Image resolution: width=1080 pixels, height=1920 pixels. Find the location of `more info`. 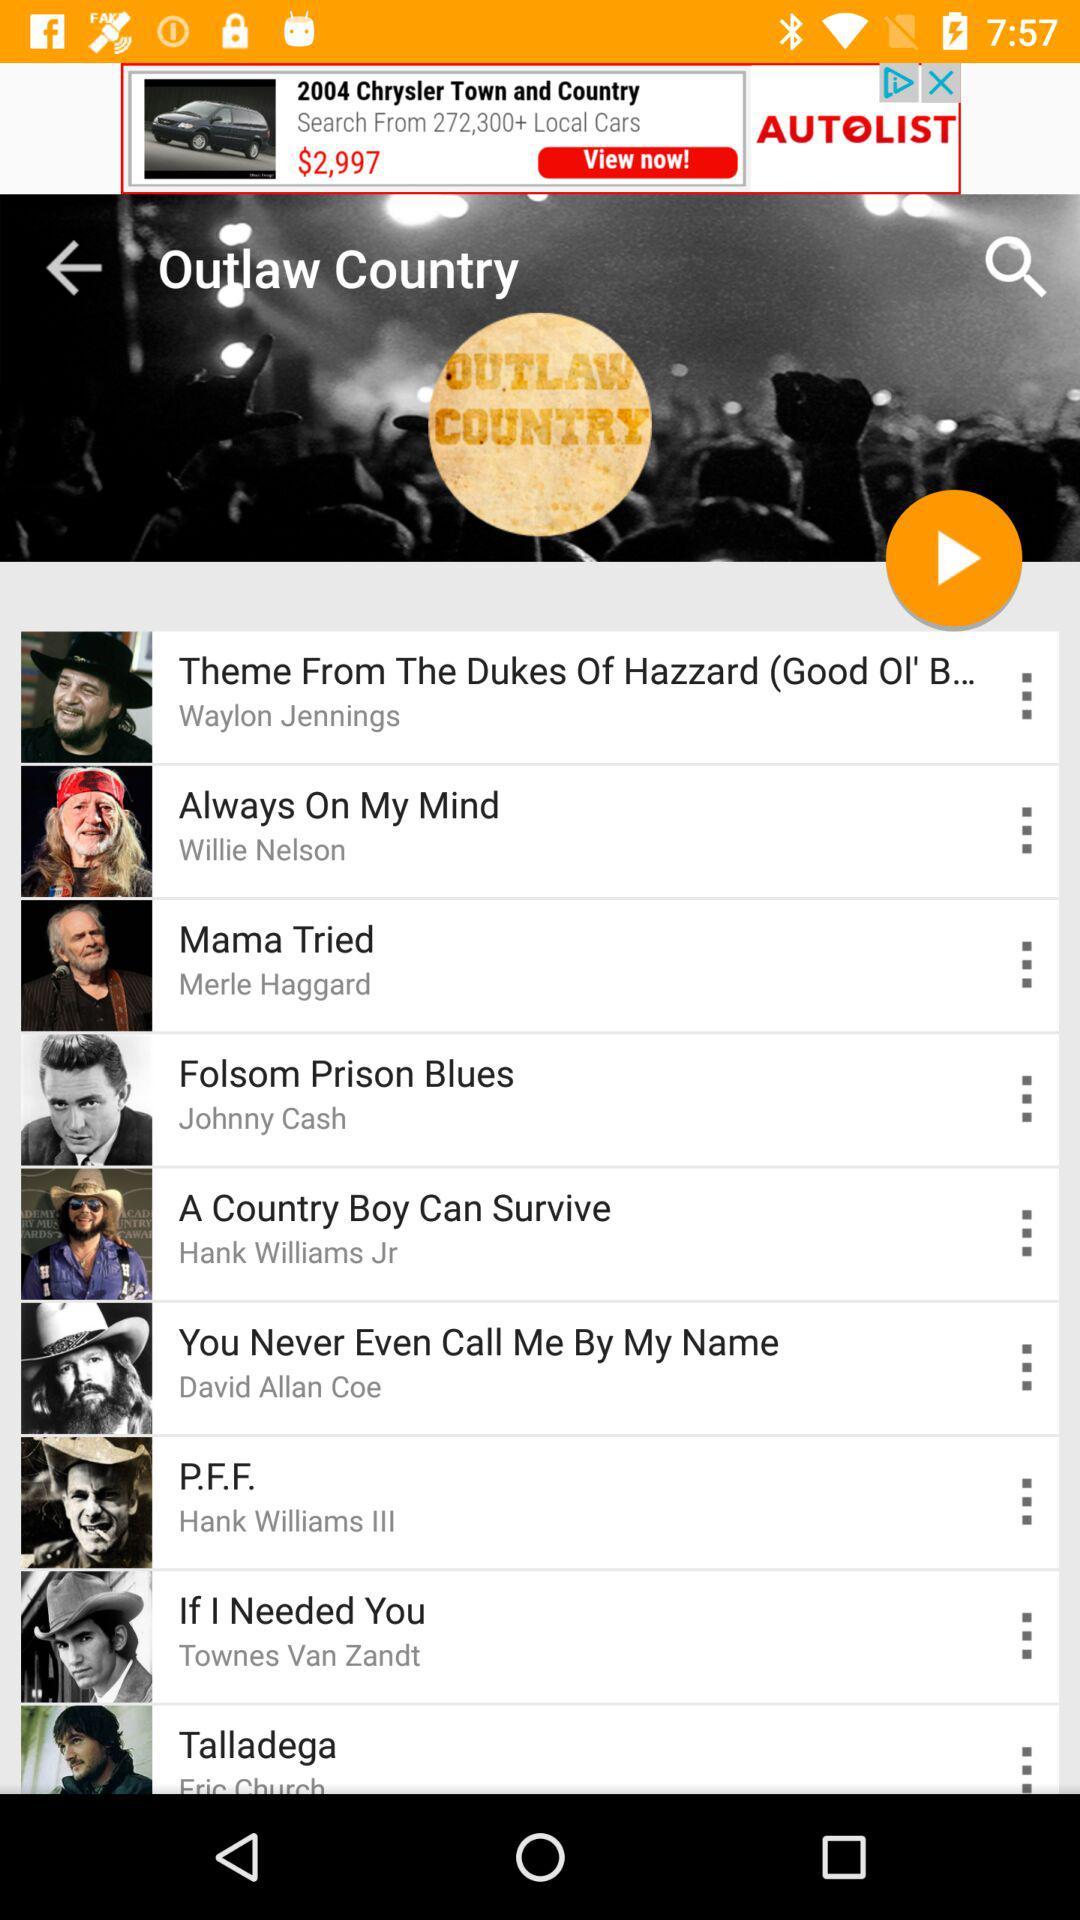

more info is located at coordinates (1027, 1502).